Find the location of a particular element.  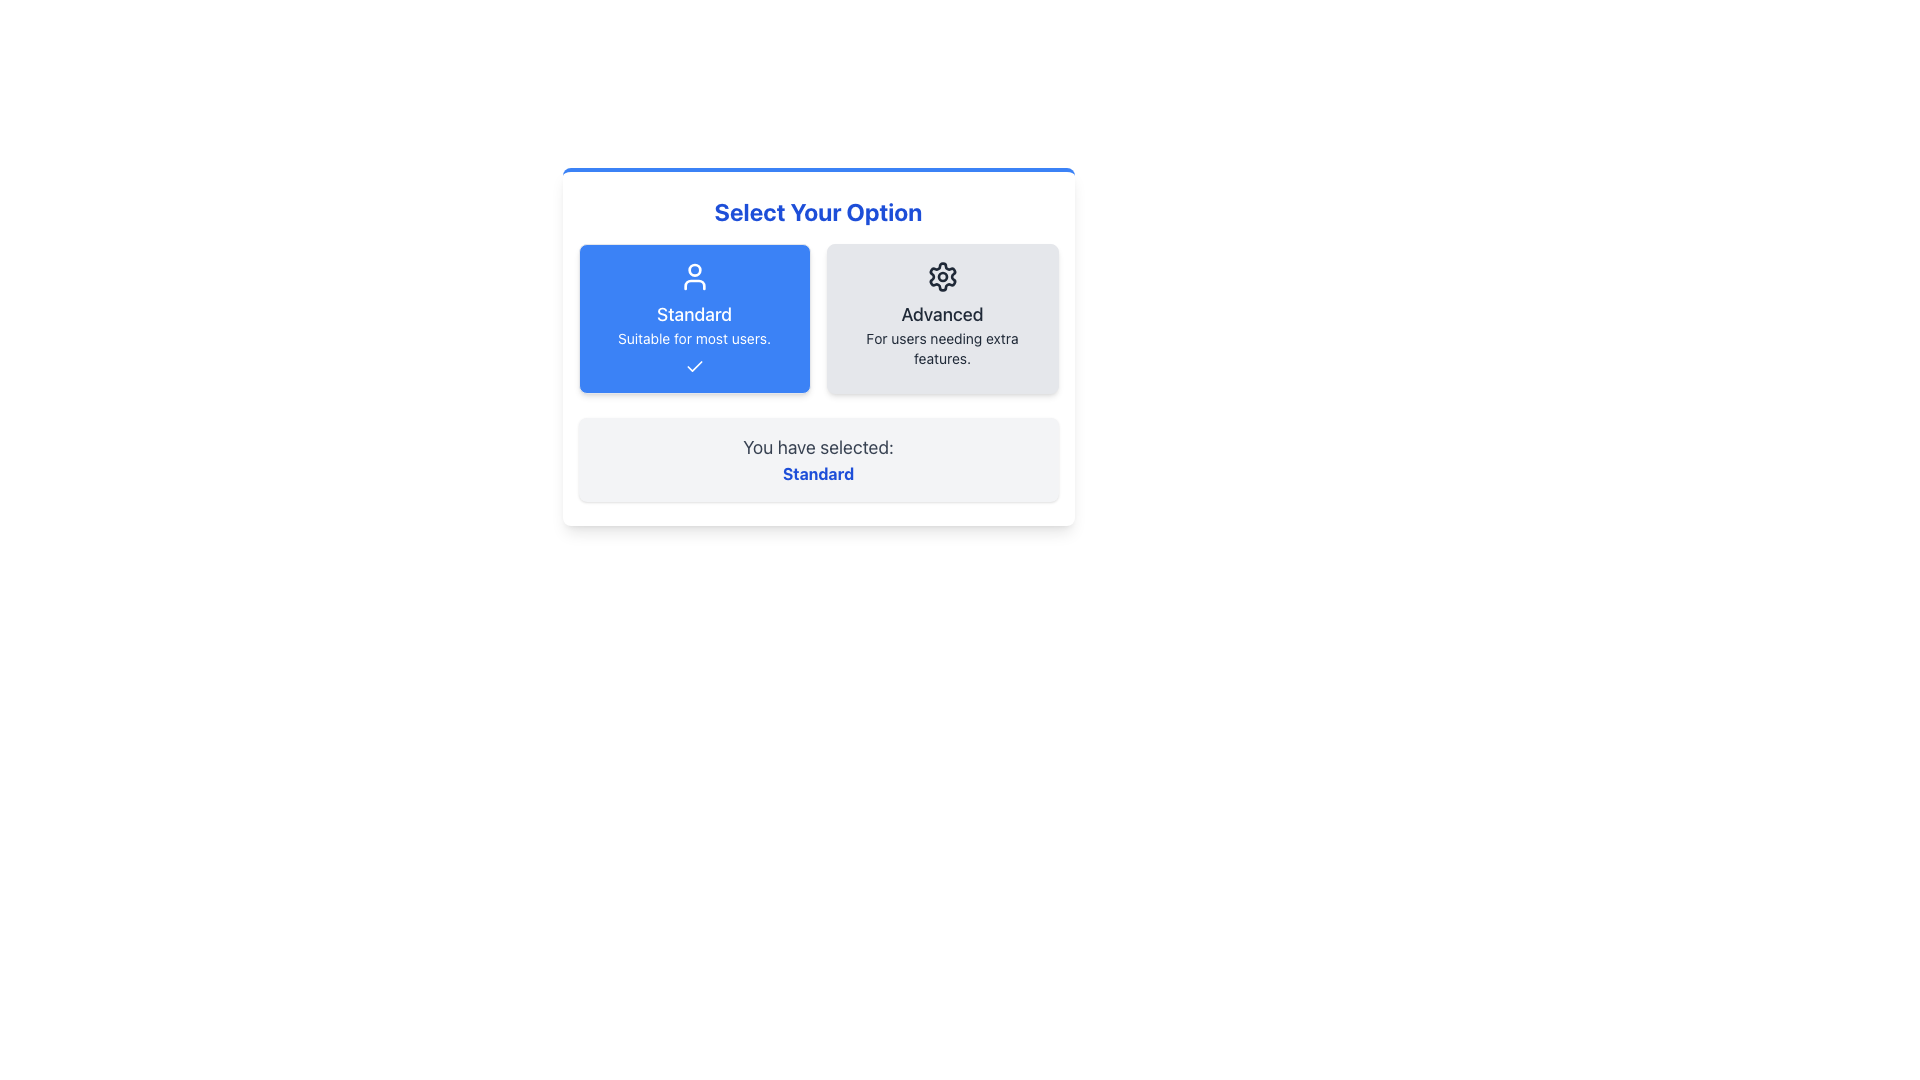

the text label that reads 'Suitable for most users.' which is styled in white on a blue background and is located below the 'Standard' label in the left card component is located at coordinates (694, 338).